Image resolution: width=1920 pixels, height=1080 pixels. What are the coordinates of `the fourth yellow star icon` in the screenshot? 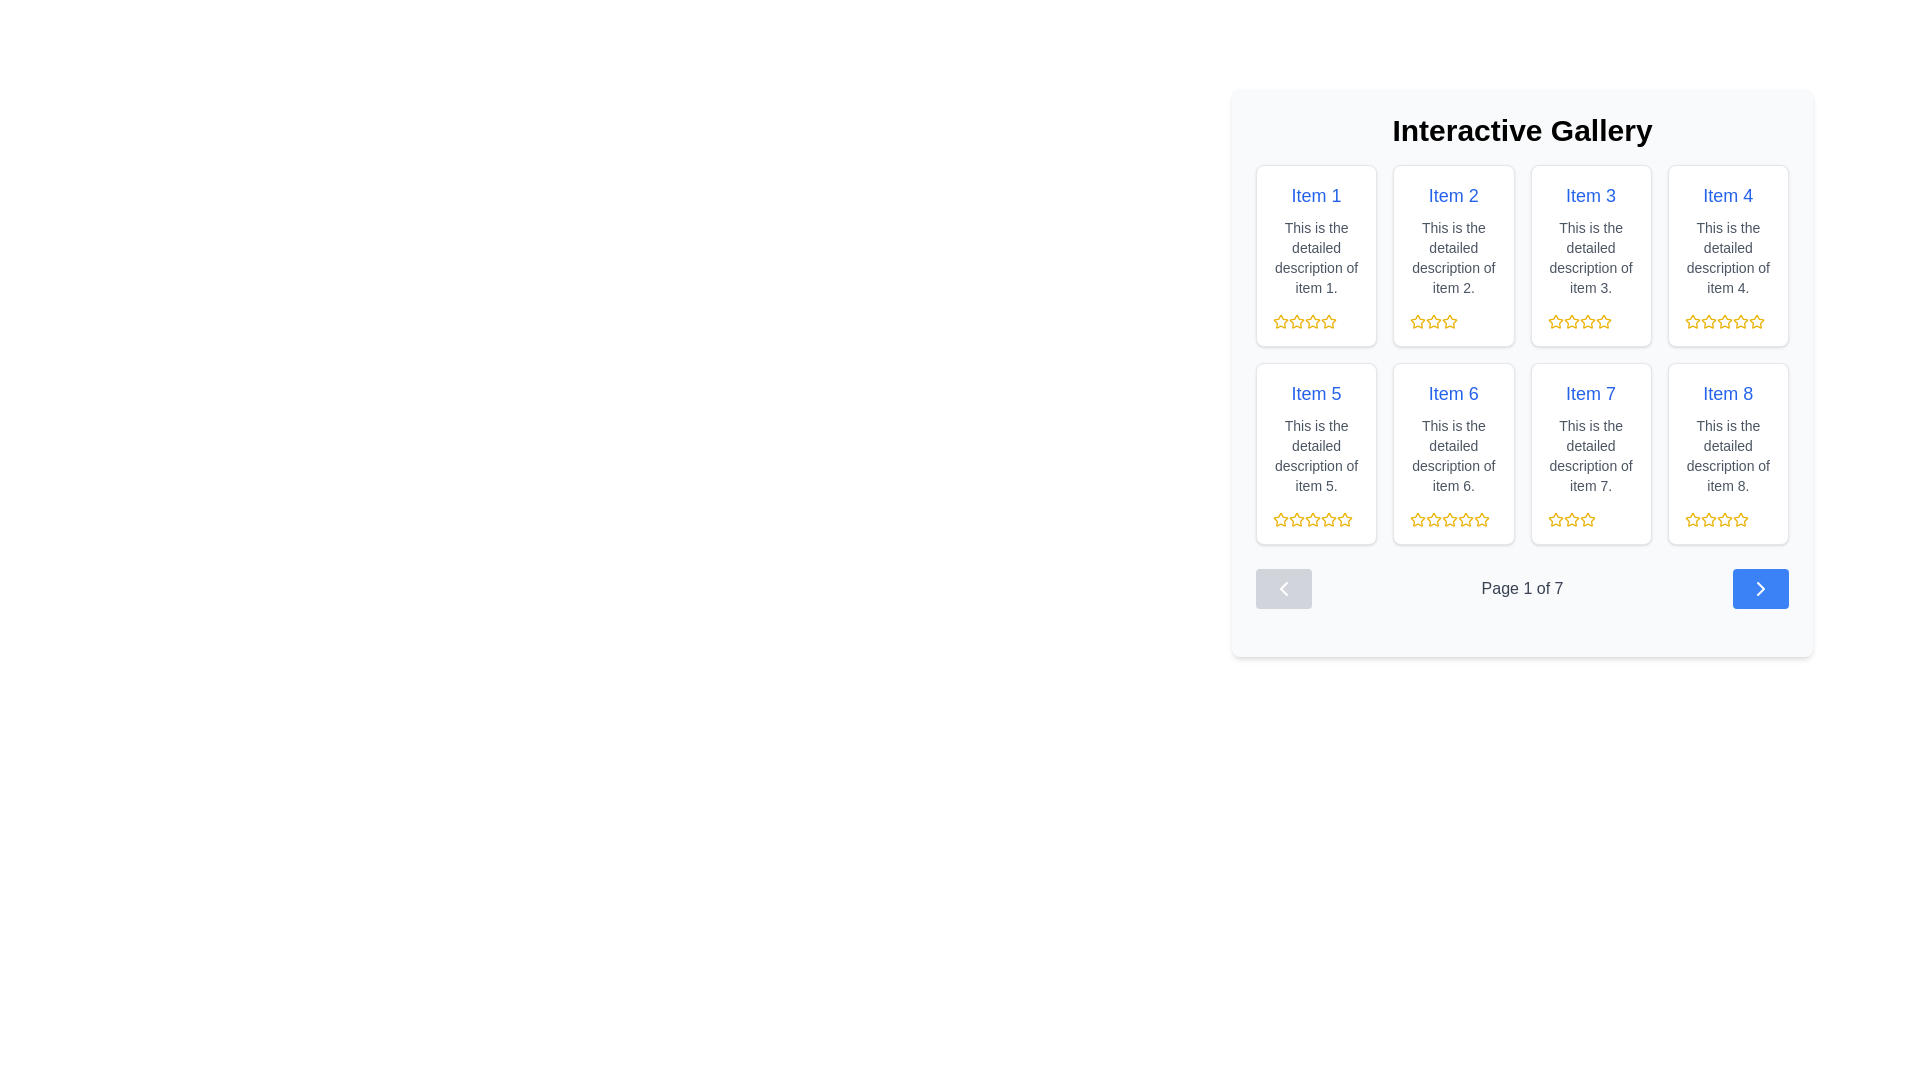 It's located at (1739, 518).